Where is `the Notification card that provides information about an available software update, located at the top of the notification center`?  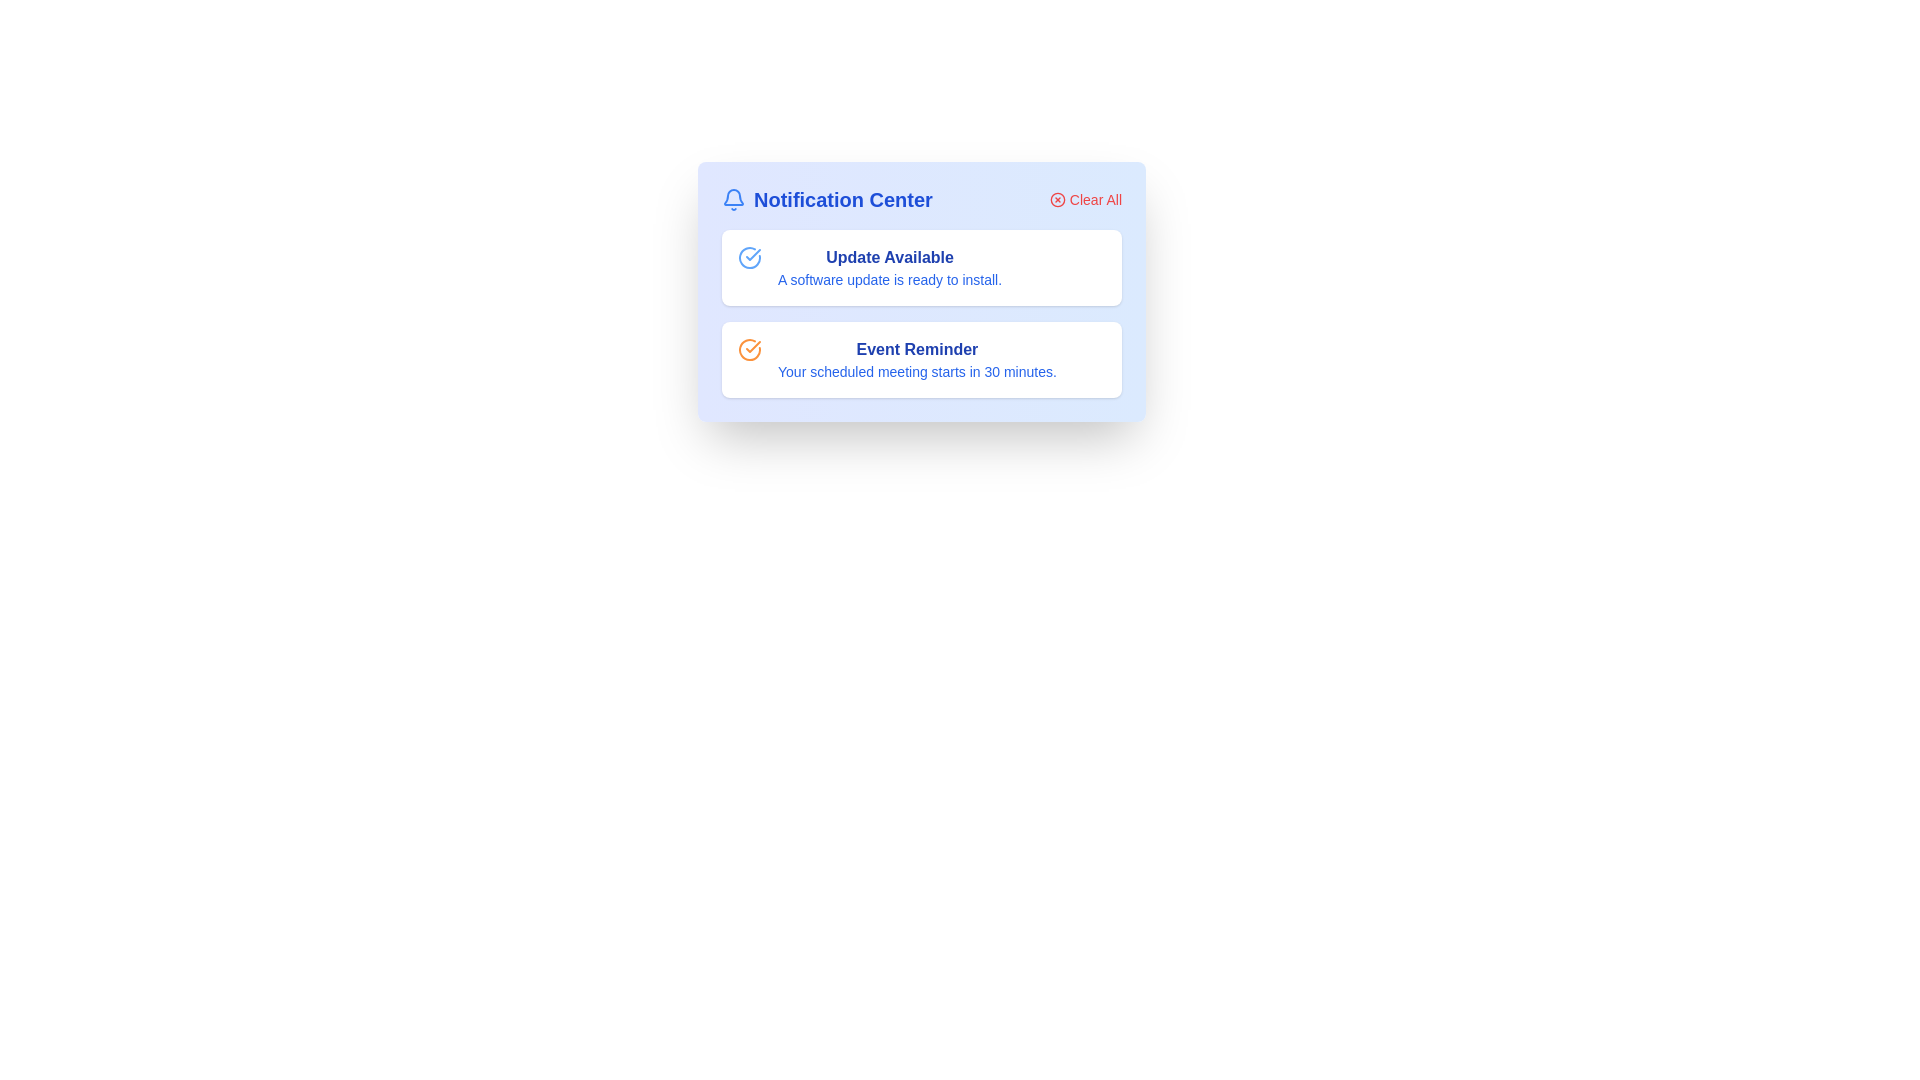
the Notification card that provides information about an available software update, located at the top of the notification center is located at coordinates (920, 266).